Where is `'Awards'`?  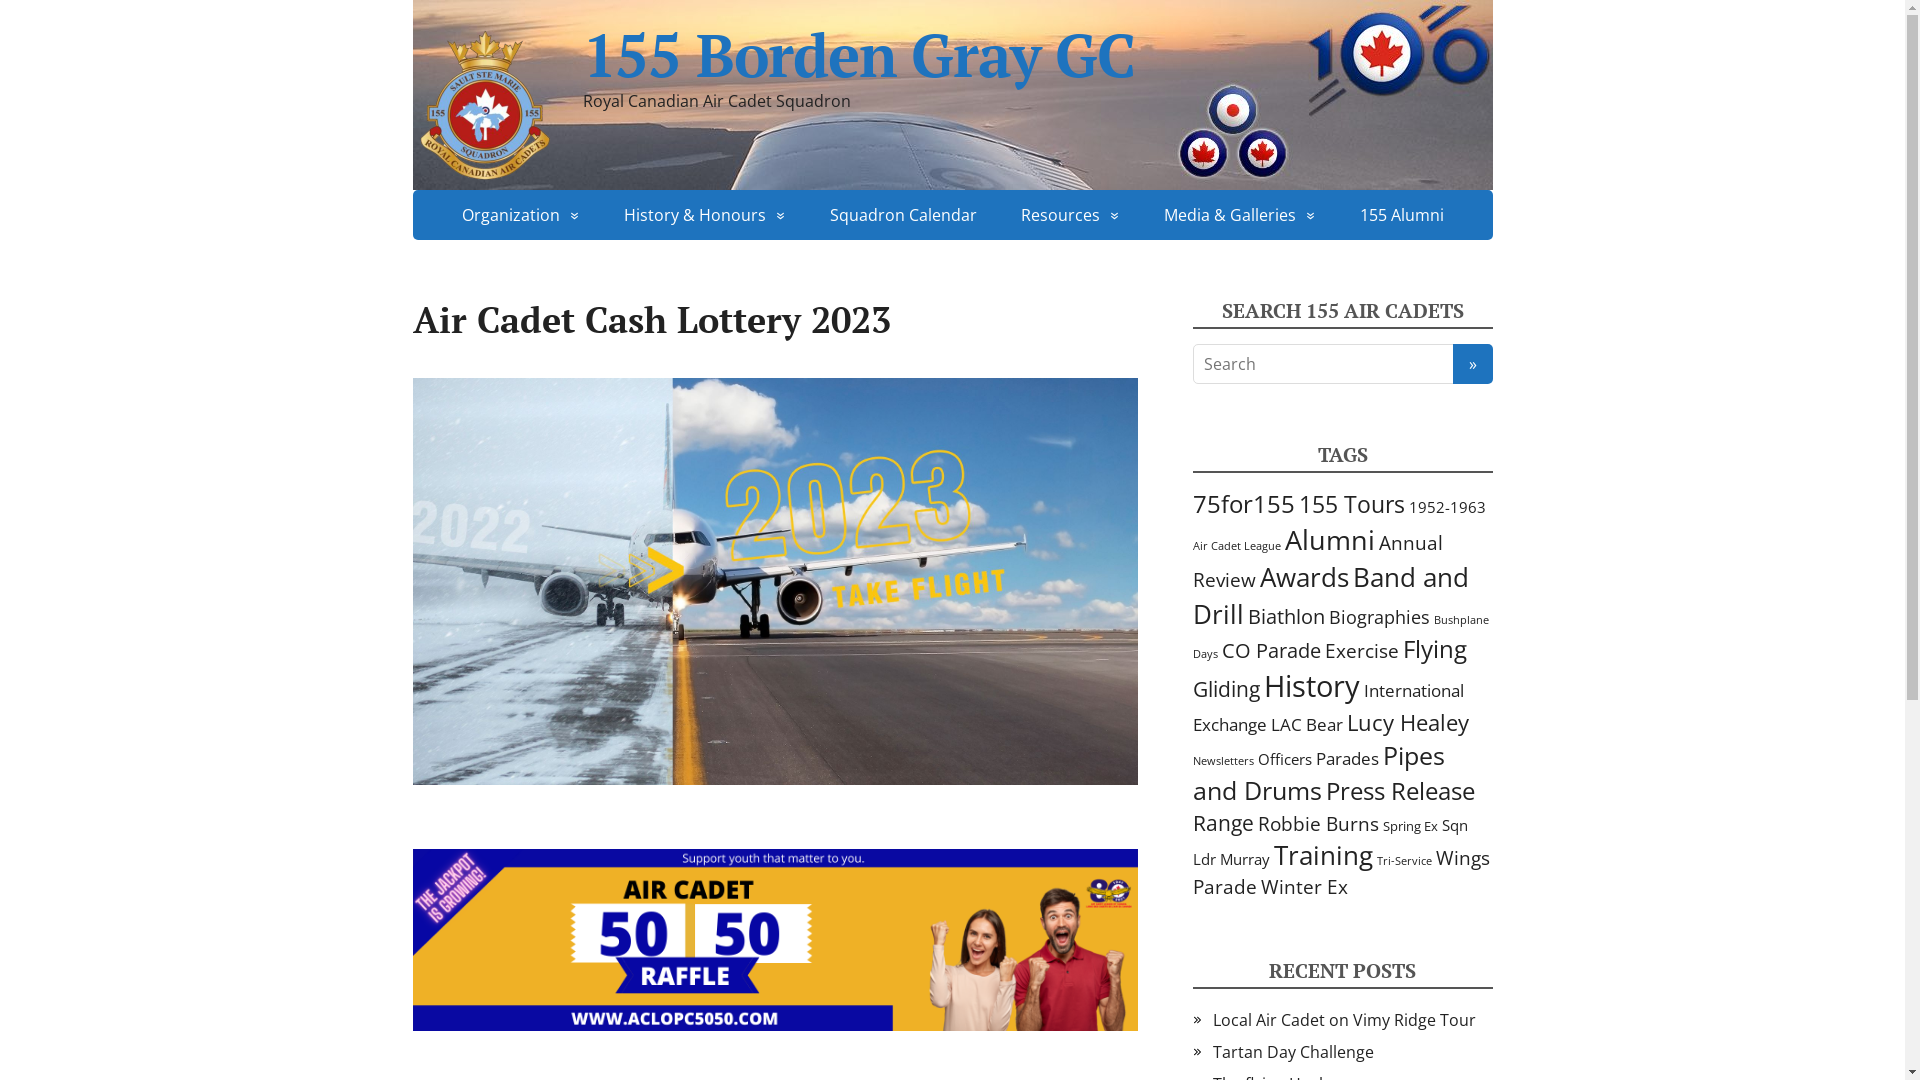
'Awards' is located at coordinates (1258, 577).